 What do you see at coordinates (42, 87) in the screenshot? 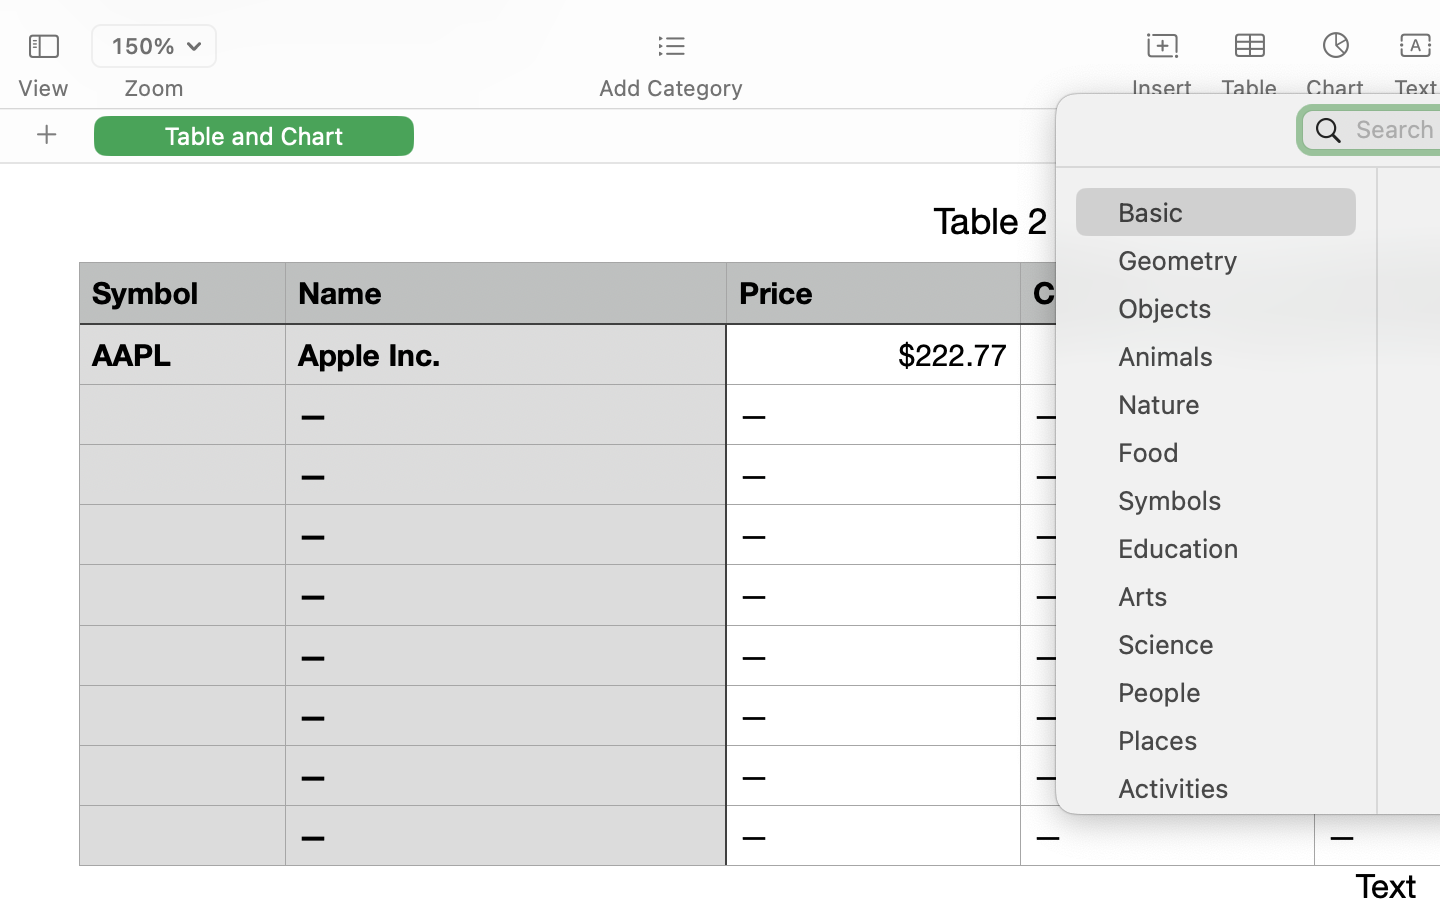
I see `'View'` at bounding box center [42, 87].